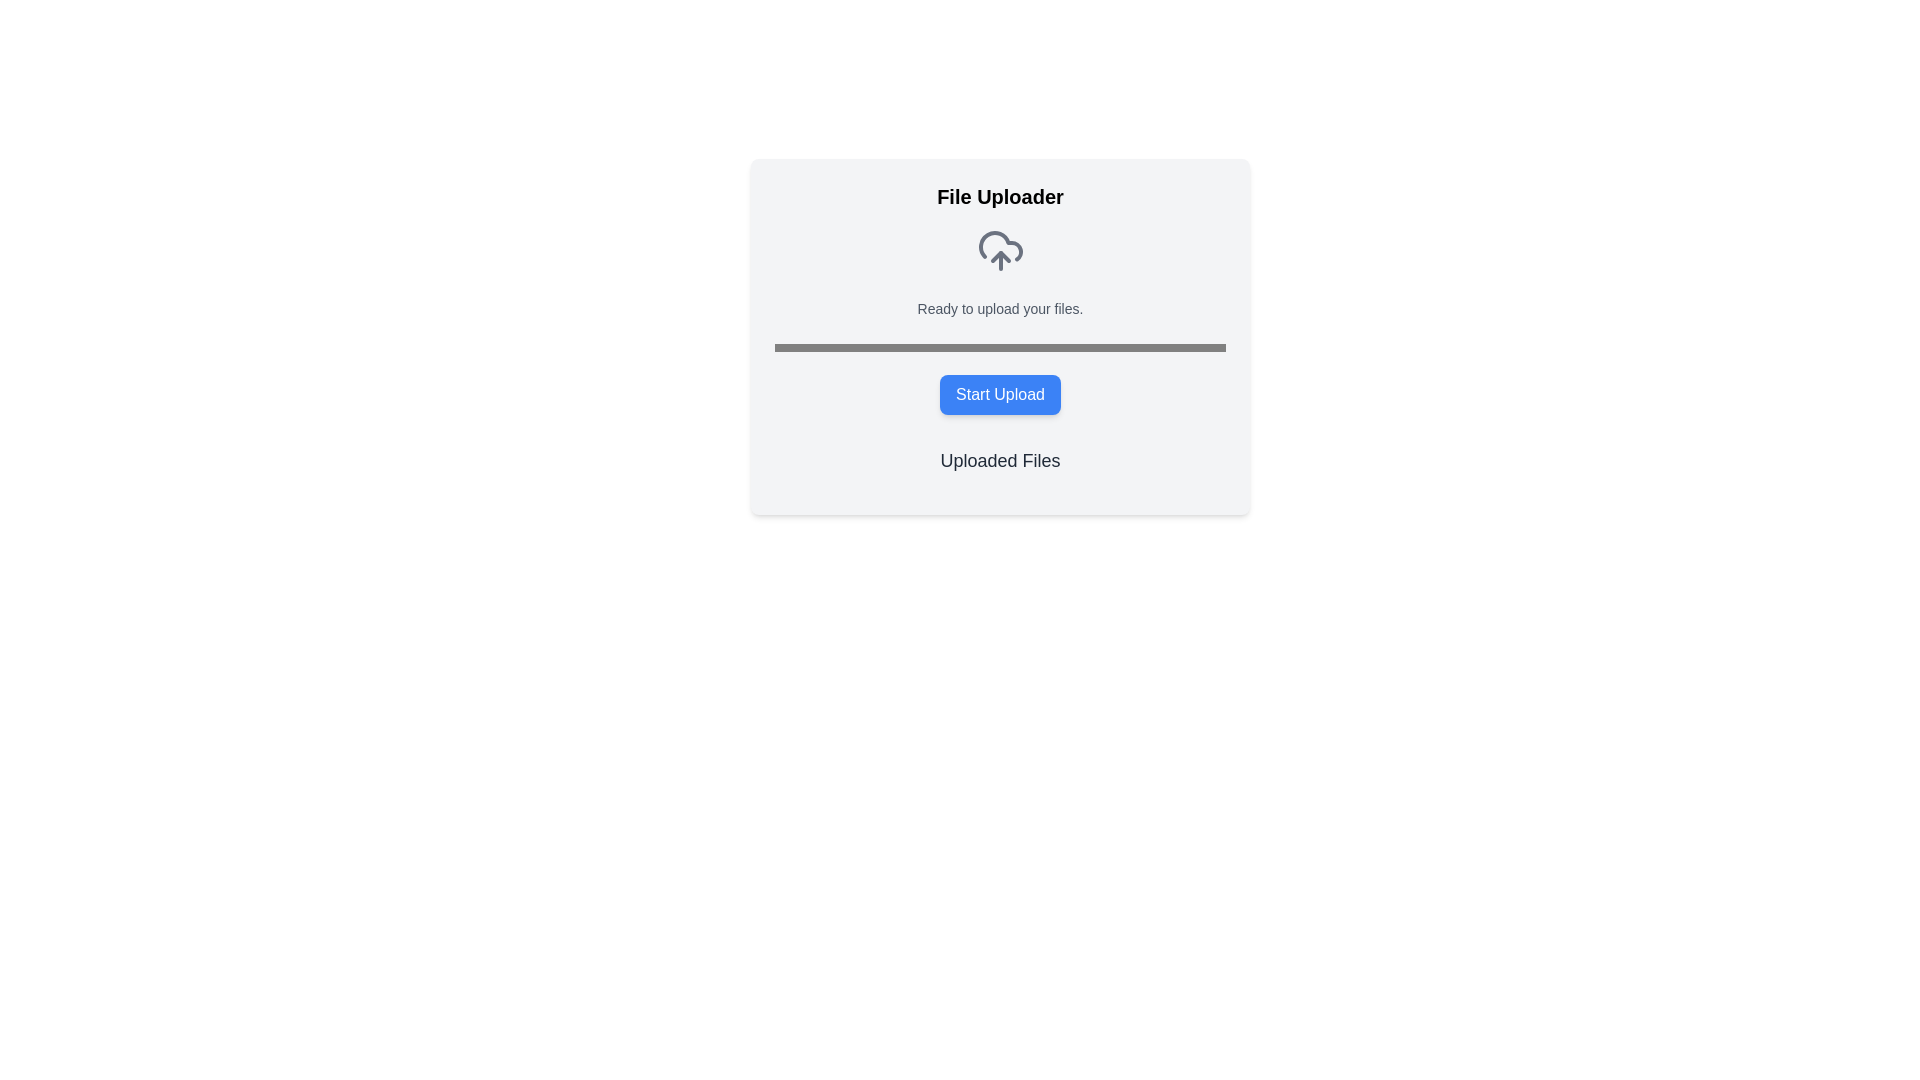 This screenshot has height=1080, width=1920. I want to click on the file upload icon located below the 'File Uploader' heading and above the 'Ready to upload your files.' text to understand its purpose, so click(1000, 249).